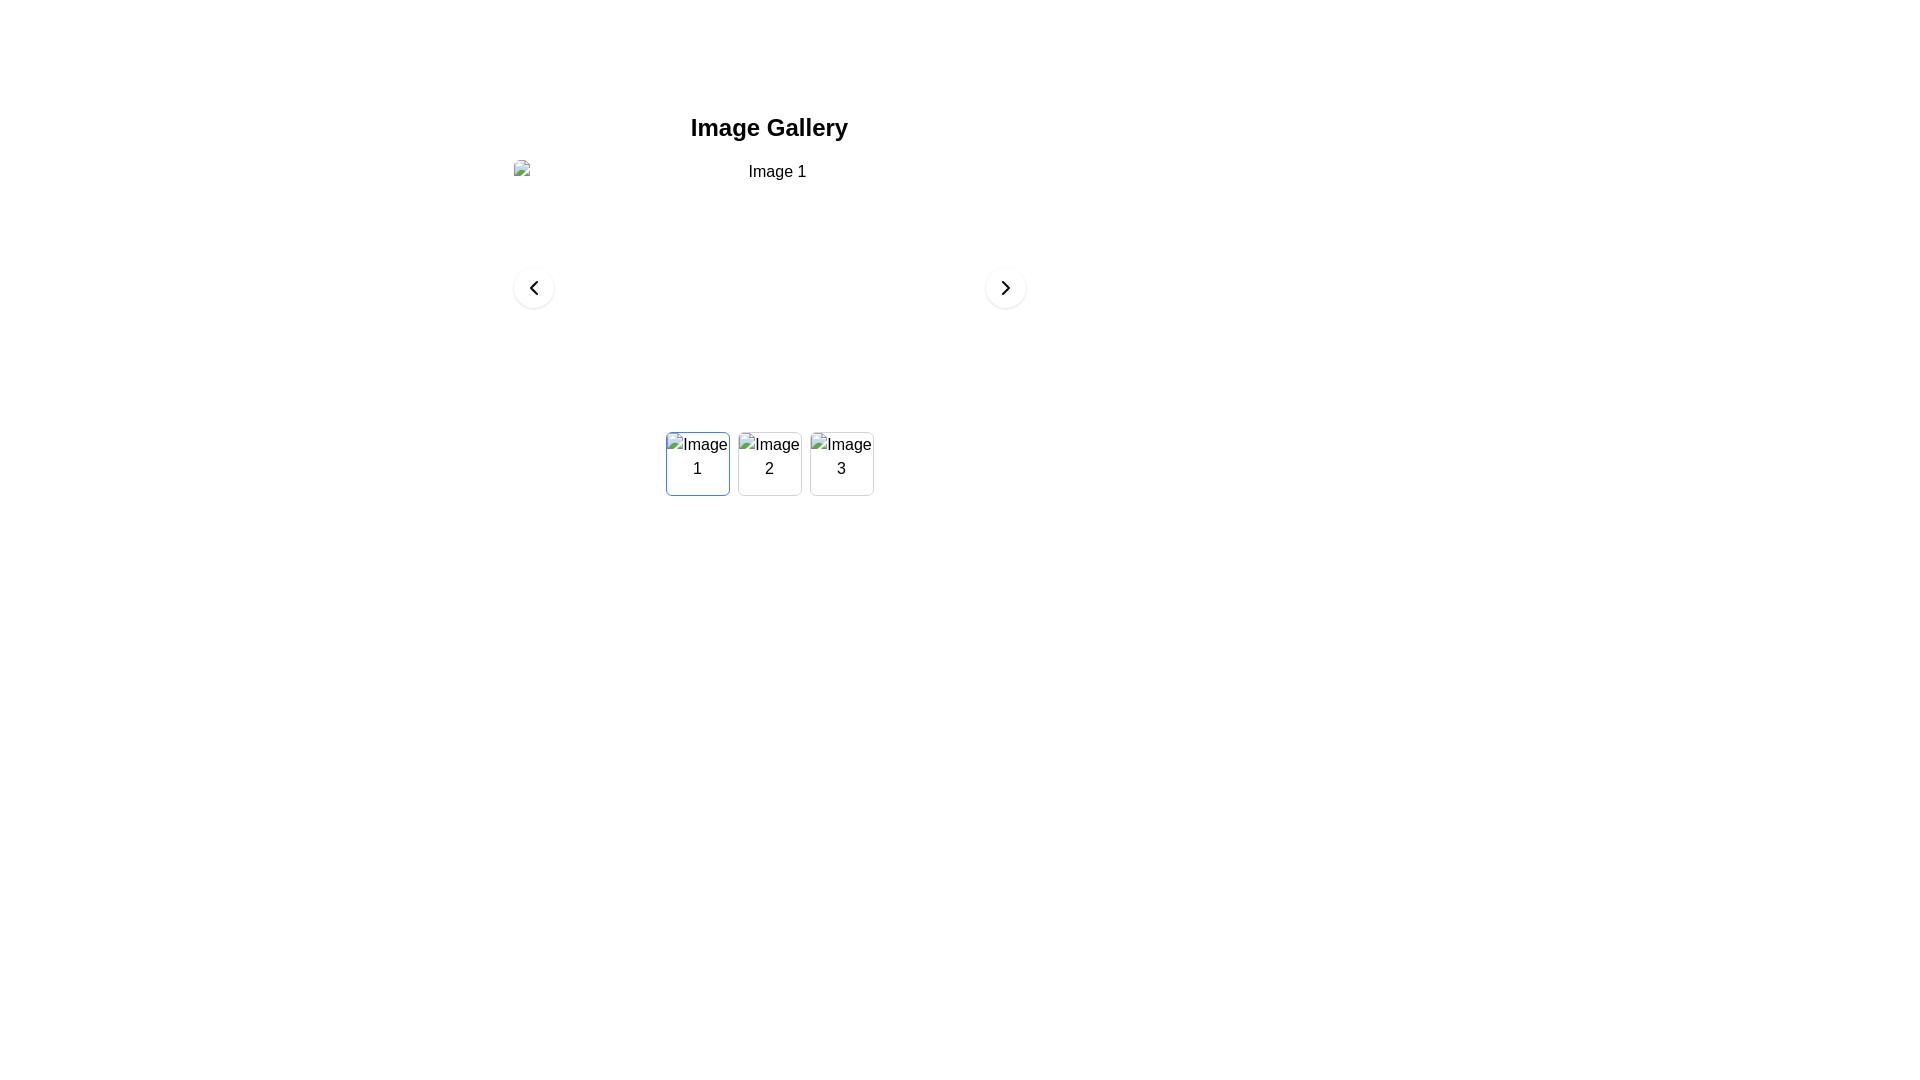 This screenshot has width=1920, height=1080. I want to click on the left navigation button used to move to the previous image in the image gallery, so click(533, 288).